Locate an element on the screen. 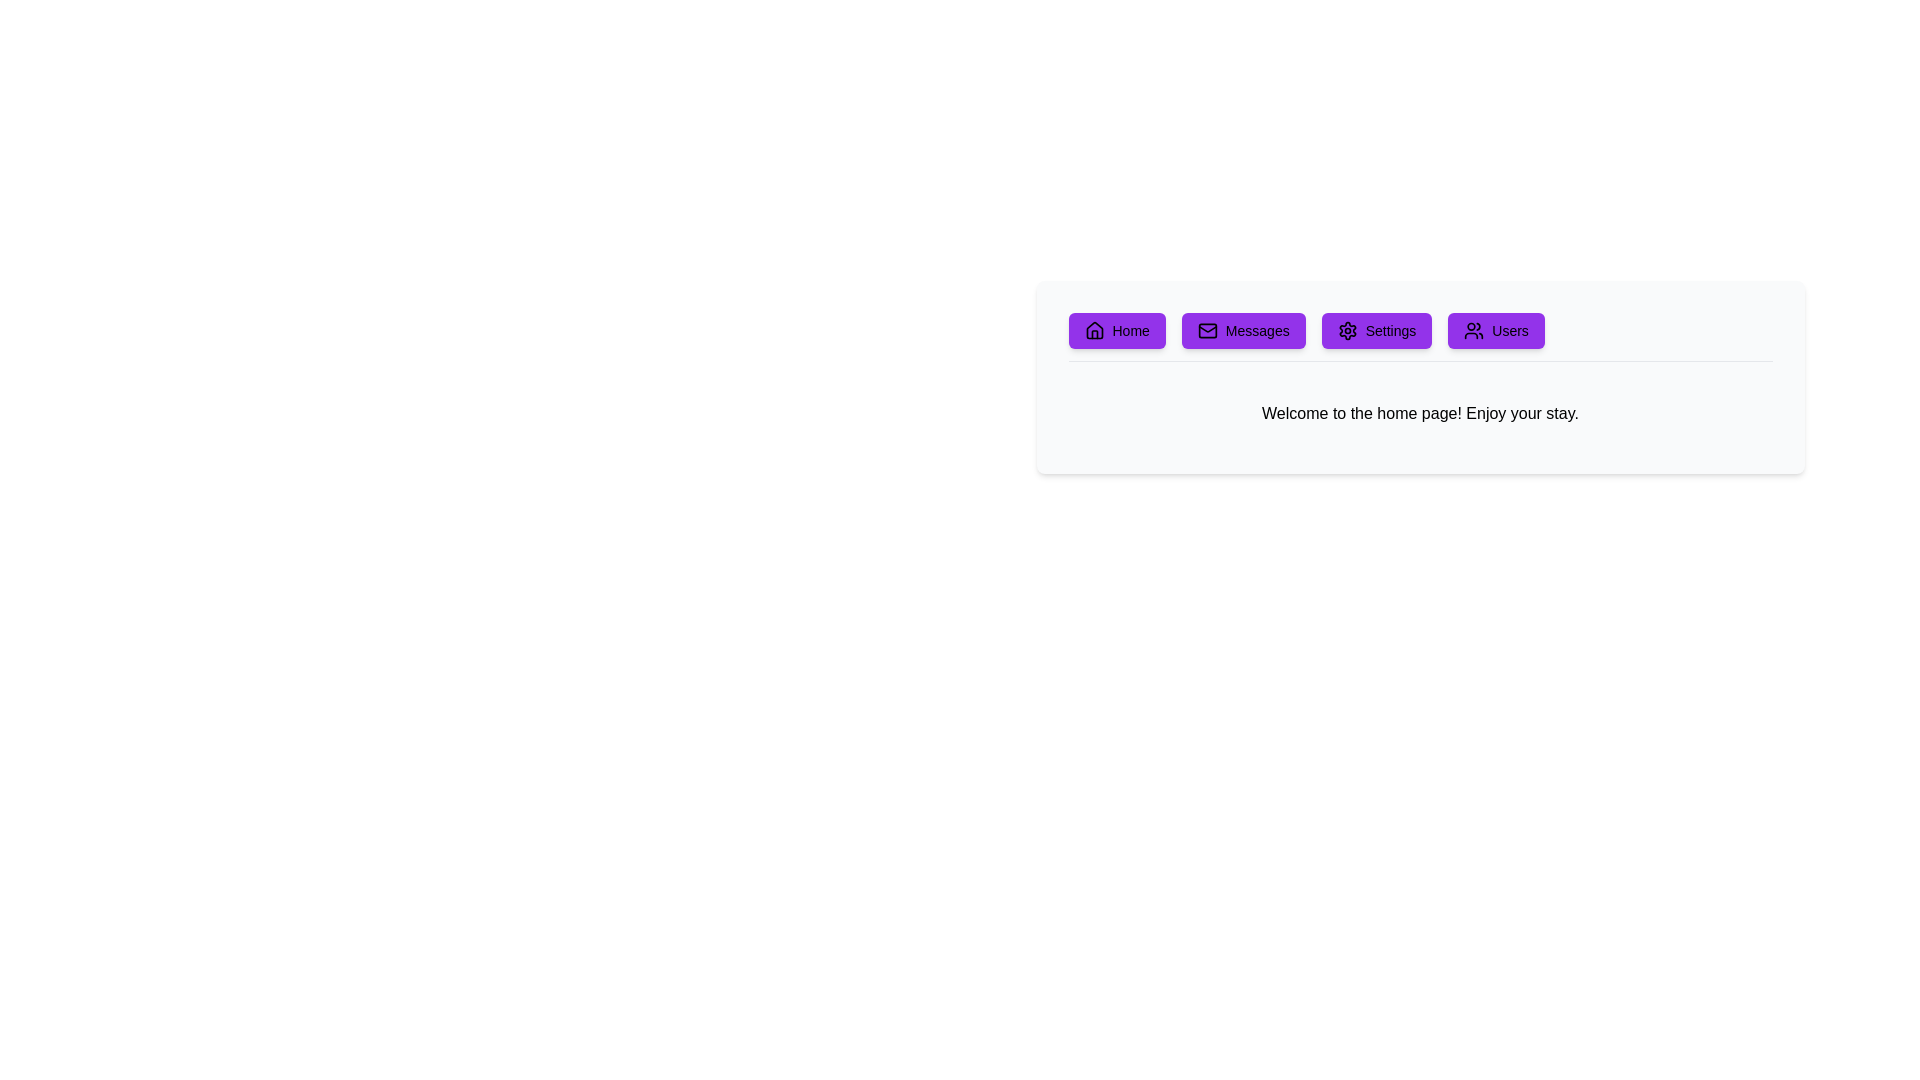 This screenshot has height=1080, width=1920. the settings button which contains a purple gear icon, centrally located within the button in the horizontal navigation bar is located at coordinates (1347, 330).